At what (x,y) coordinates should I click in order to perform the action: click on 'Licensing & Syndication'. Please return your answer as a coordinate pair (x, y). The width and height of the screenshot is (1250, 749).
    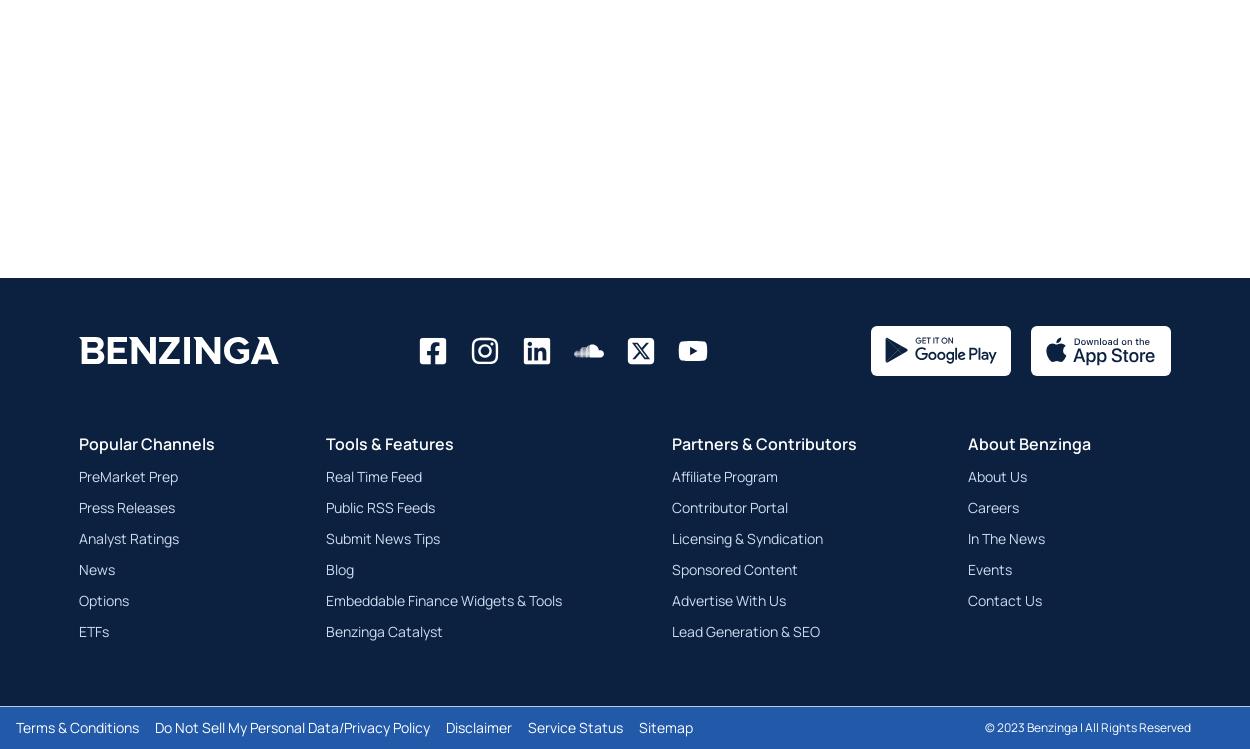
    Looking at the image, I should click on (746, 537).